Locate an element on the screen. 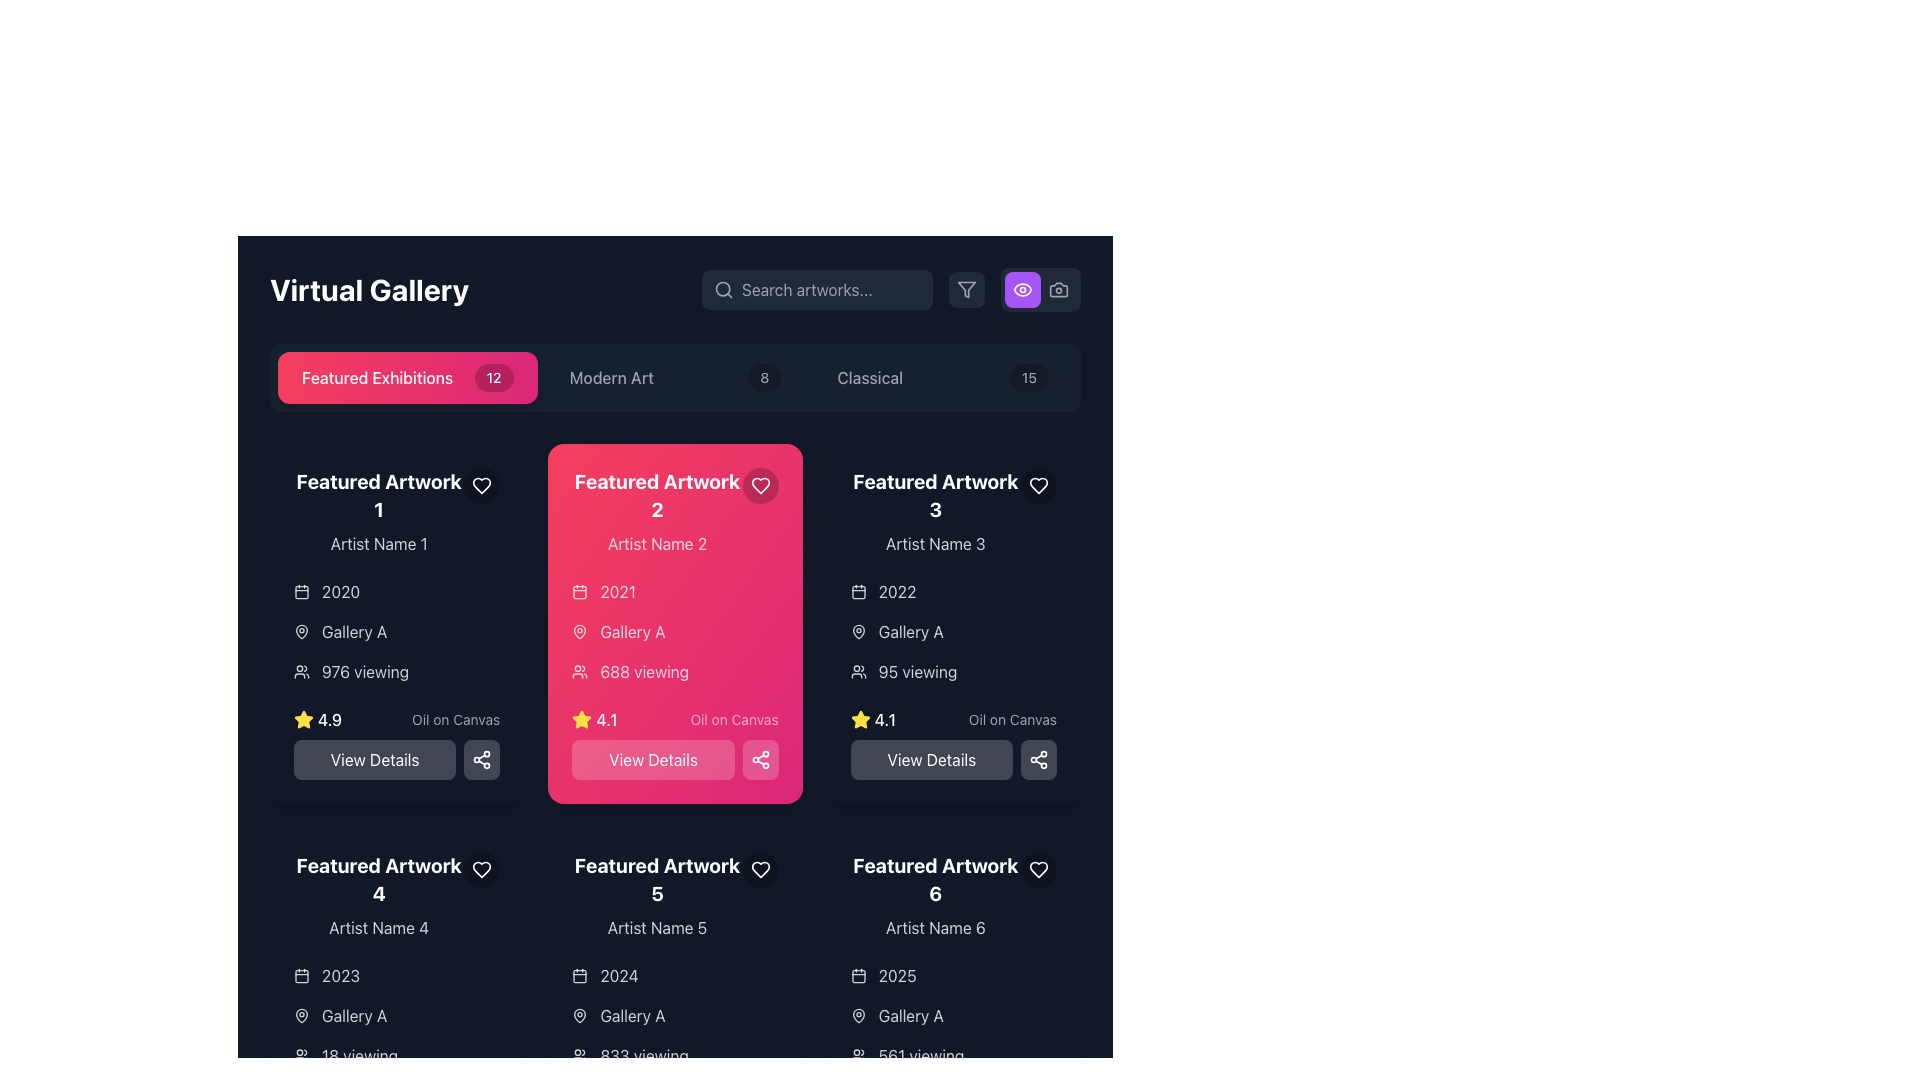 This screenshot has height=1080, width=1920. the text display showing the value '4.1', which is located in the 'Featured Artwork 2' card, below the views text and next to a yellow star icon is located at coordinates (605, 720).